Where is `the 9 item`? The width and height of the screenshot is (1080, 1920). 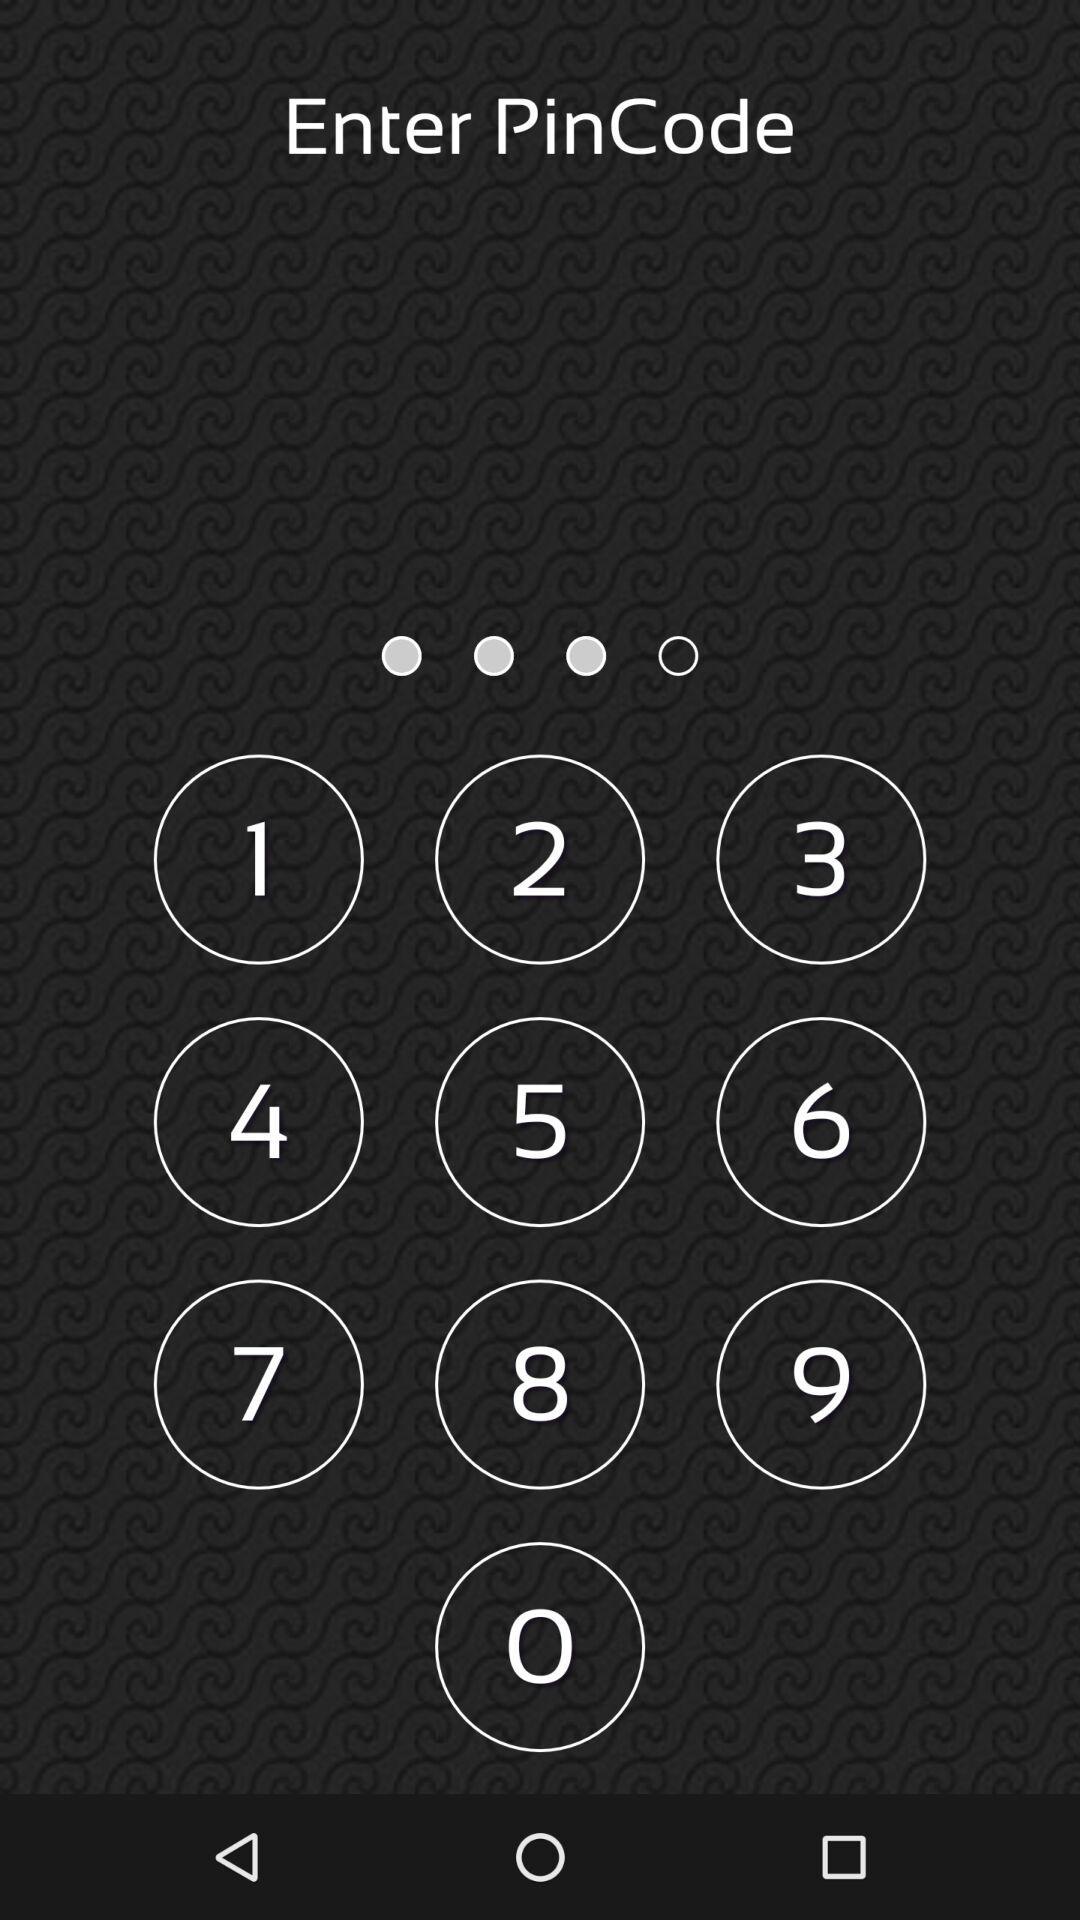 the 9 item is located at coordinates (821, 1383).